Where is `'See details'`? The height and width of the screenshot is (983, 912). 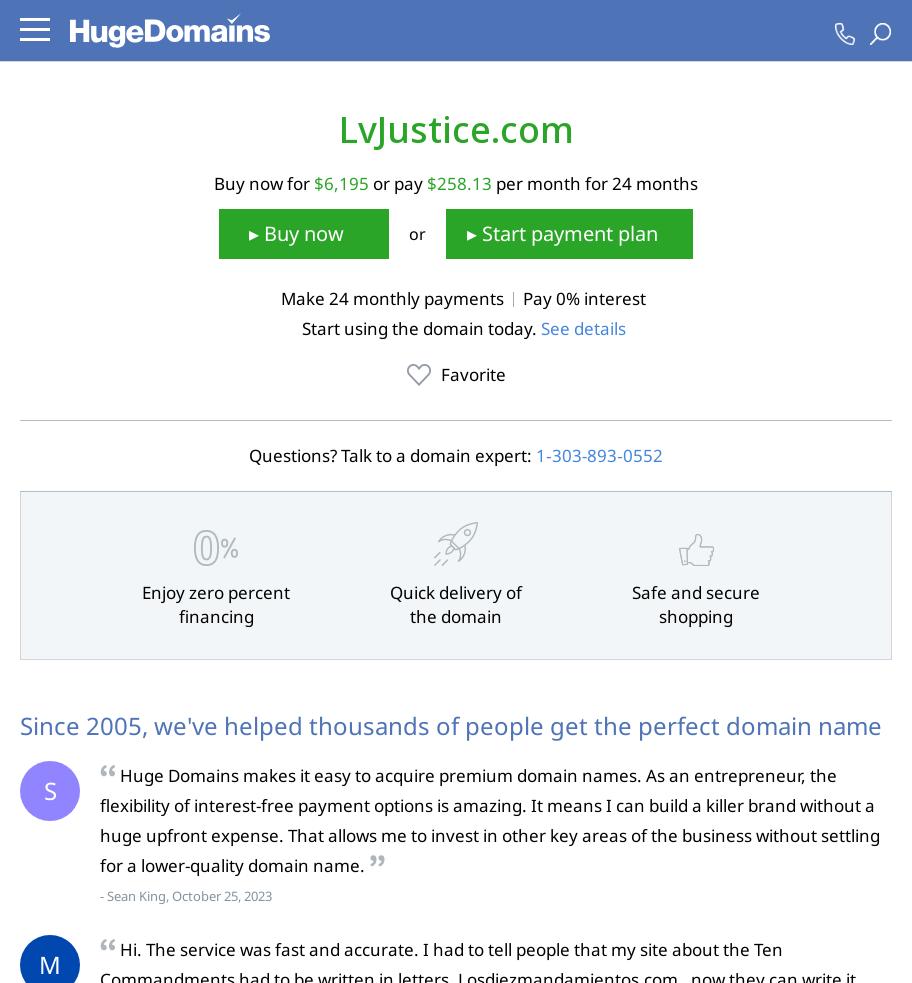 'See details' is located at coordinates (539, 327).